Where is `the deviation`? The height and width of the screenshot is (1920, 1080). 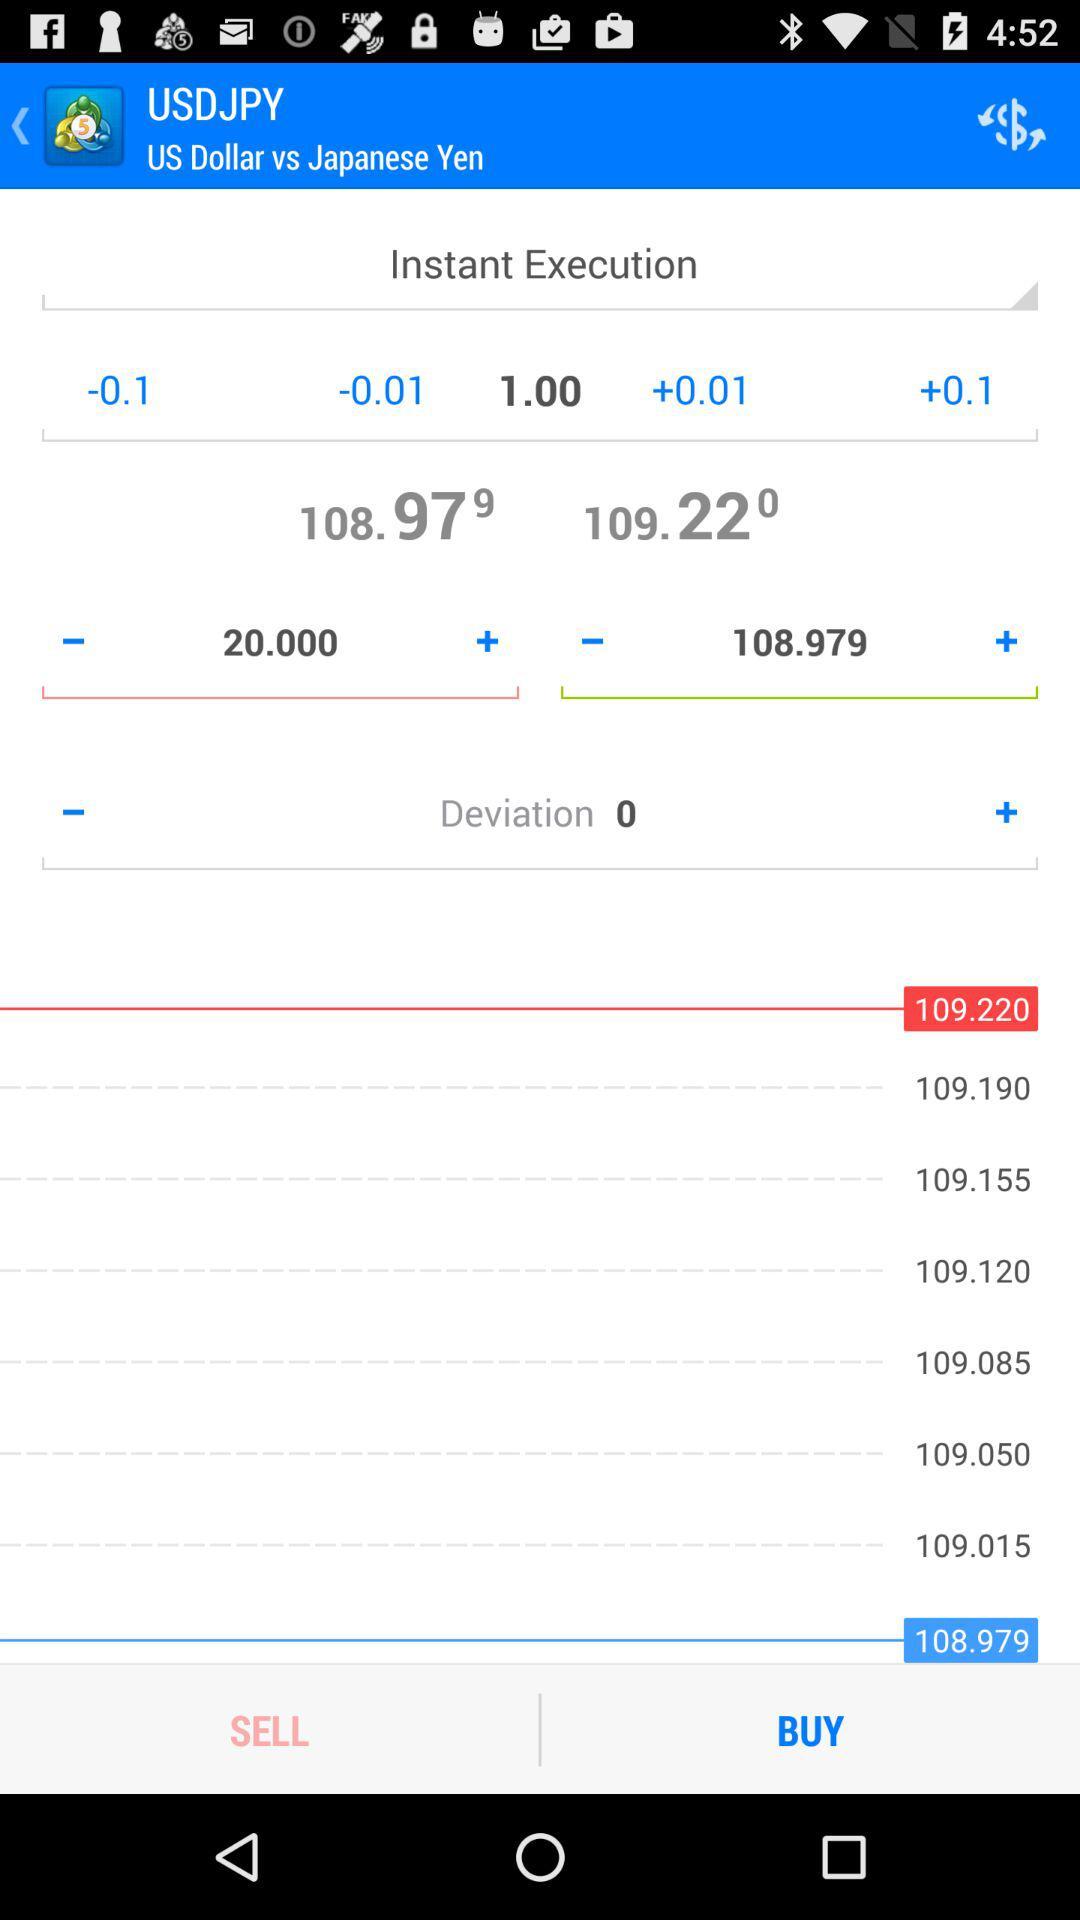
the deviation is located at coordinates (526, 812).